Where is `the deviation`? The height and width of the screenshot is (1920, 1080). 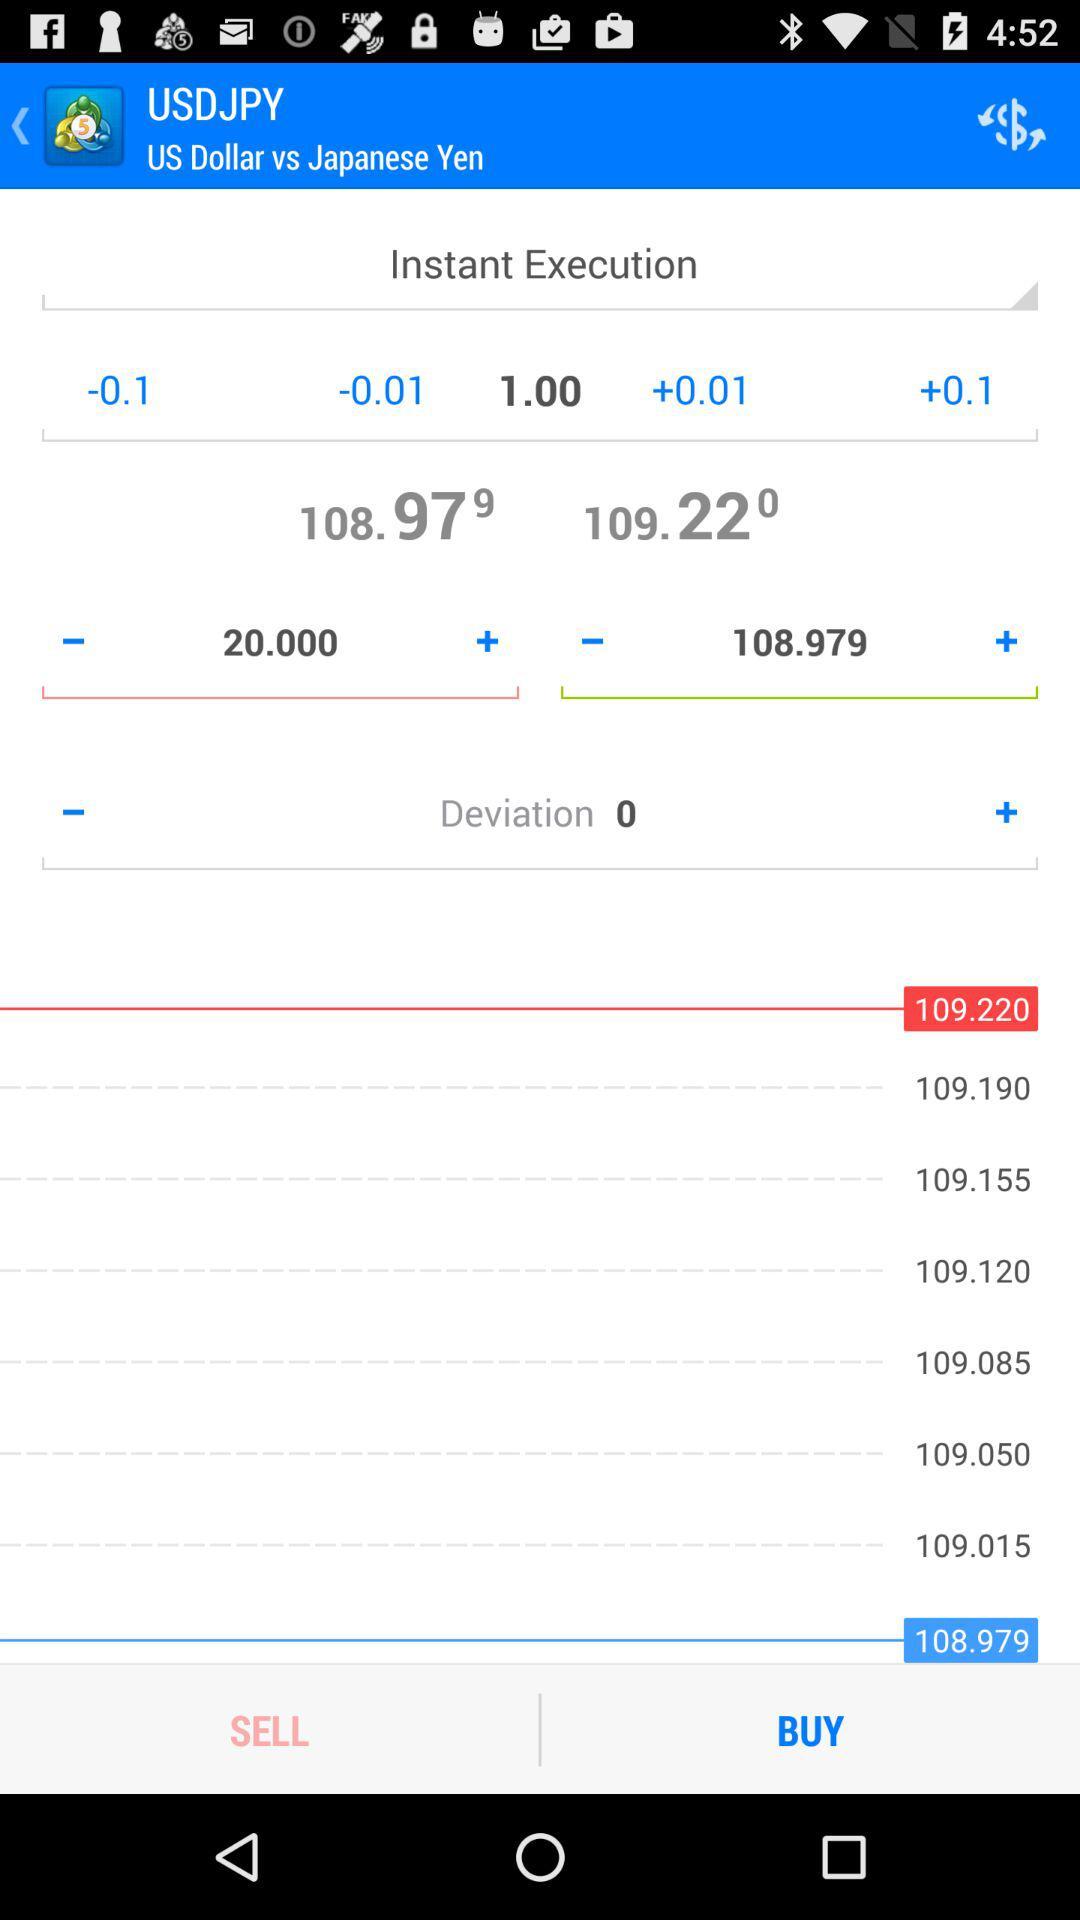
the deviation is located at coordinates (526, 812).